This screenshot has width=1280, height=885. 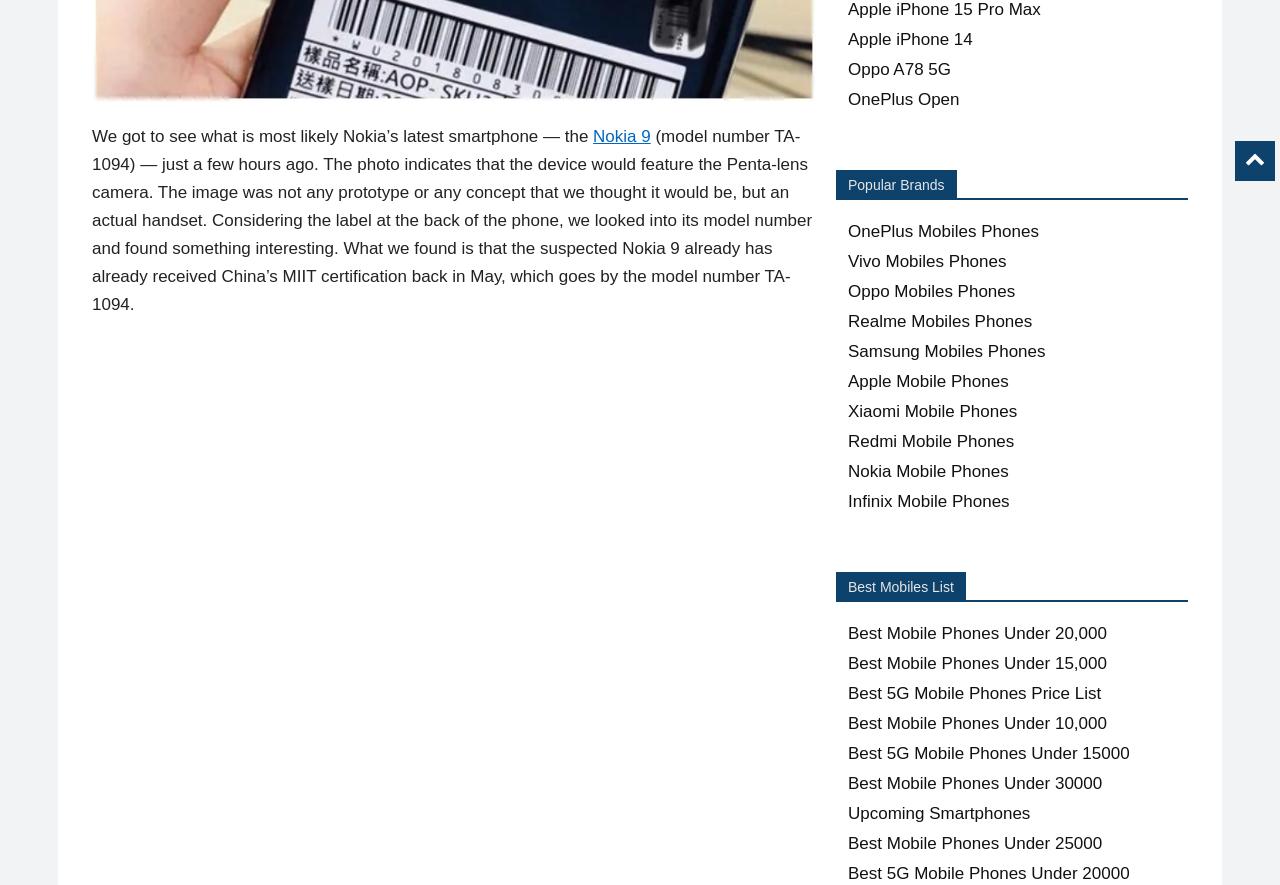 What do you see at coordinates (977, 722) in the screenshot?
I see `'Best Mobile Phones Under 10,000'` at bounding box center [977, 722].